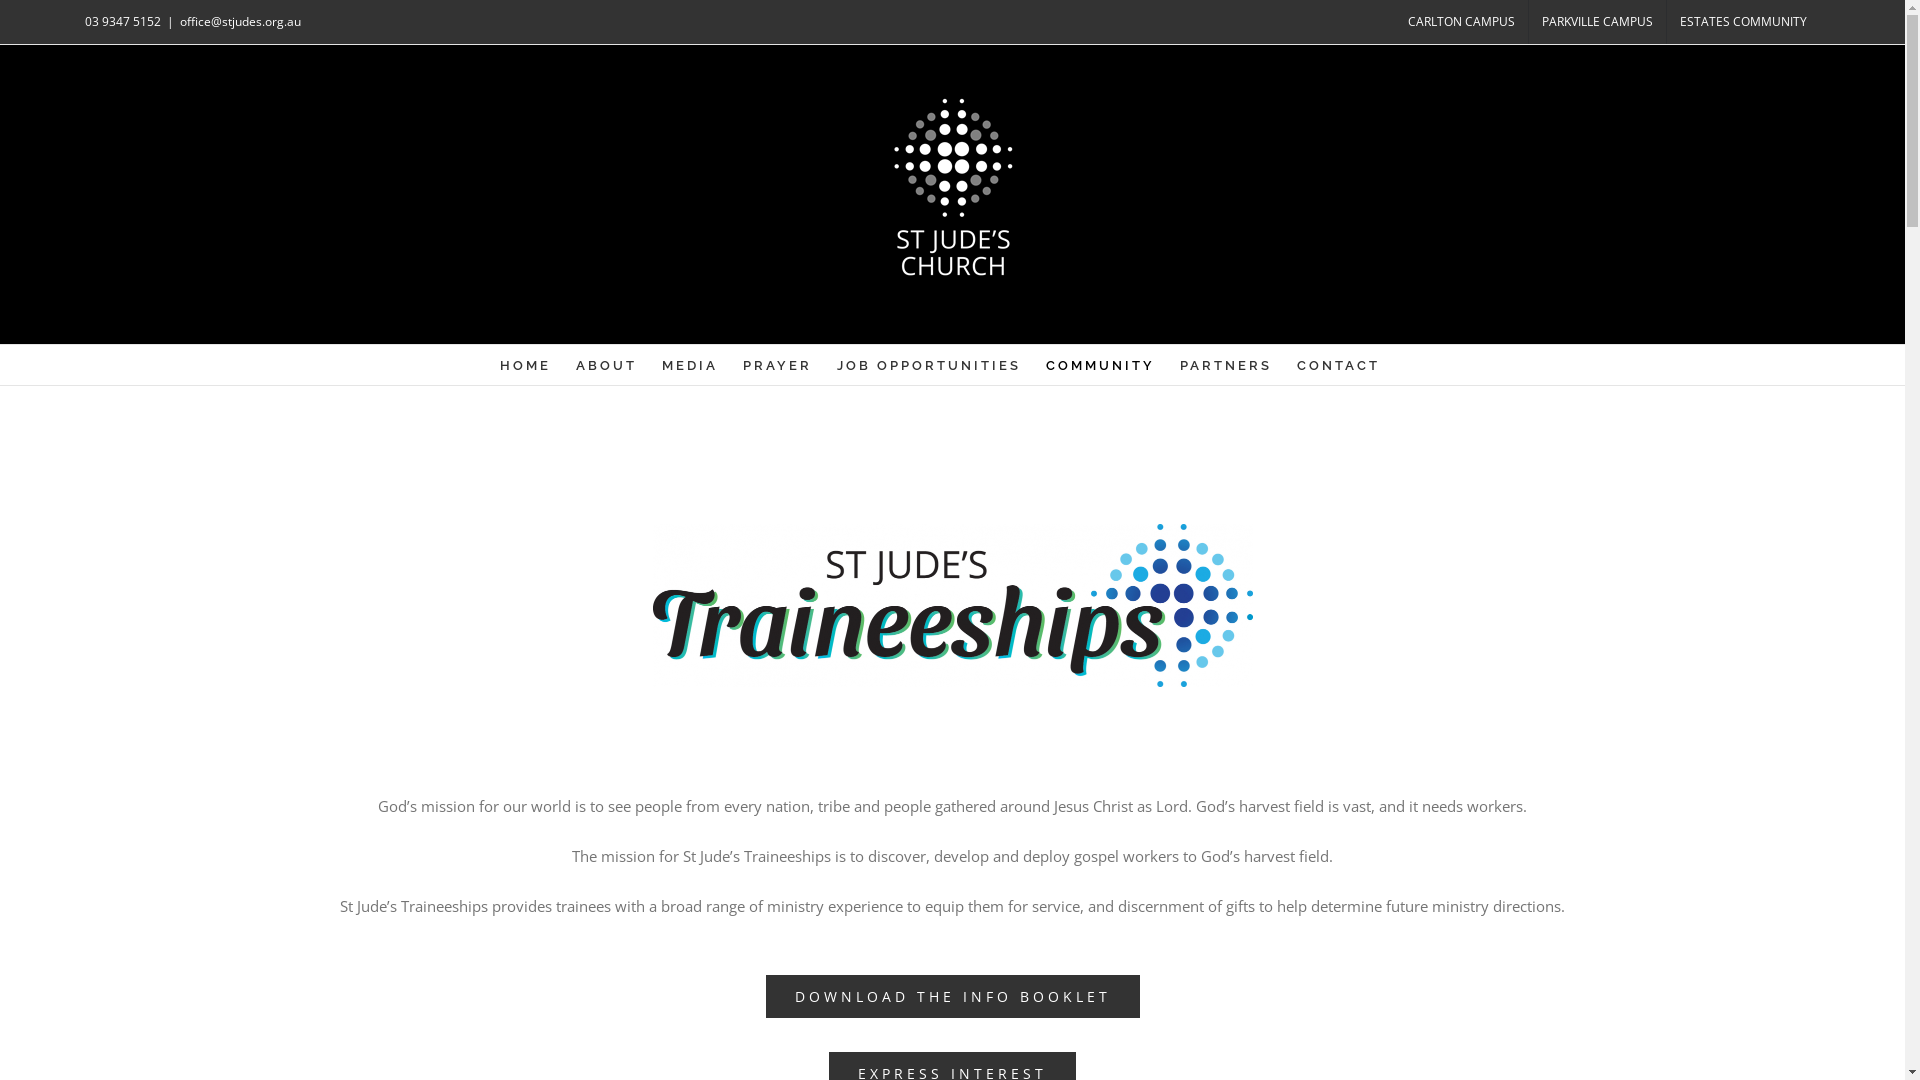 Image resolution: width=1920 pixels, height=1080 pixels. Describe the element at coordinates (240, 21) in the screenshot. I see `'office@stjudes.org.au'` at that location.